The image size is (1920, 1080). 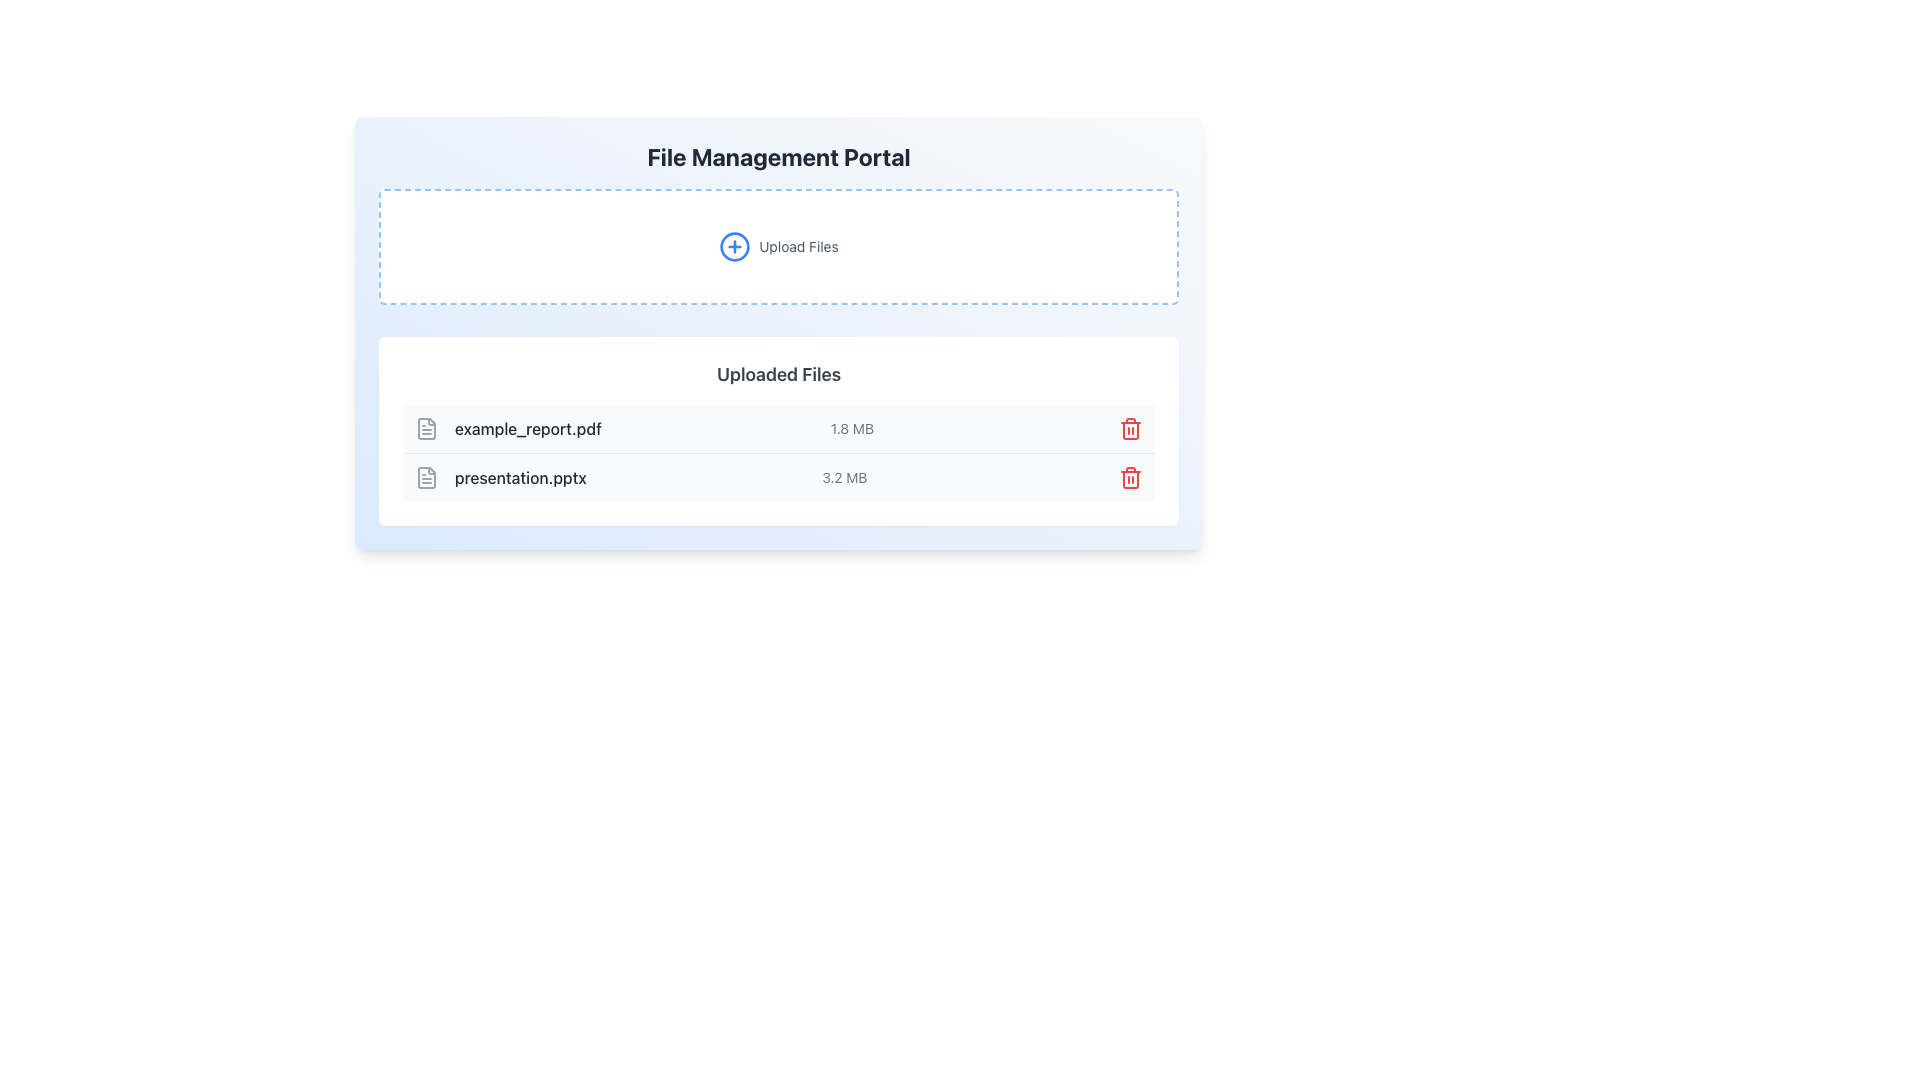 I want to click on the small gray file icon representing the file type preceding the file name 'presentation.pptx' in the uploaded files list, so click(x=426, y=478).